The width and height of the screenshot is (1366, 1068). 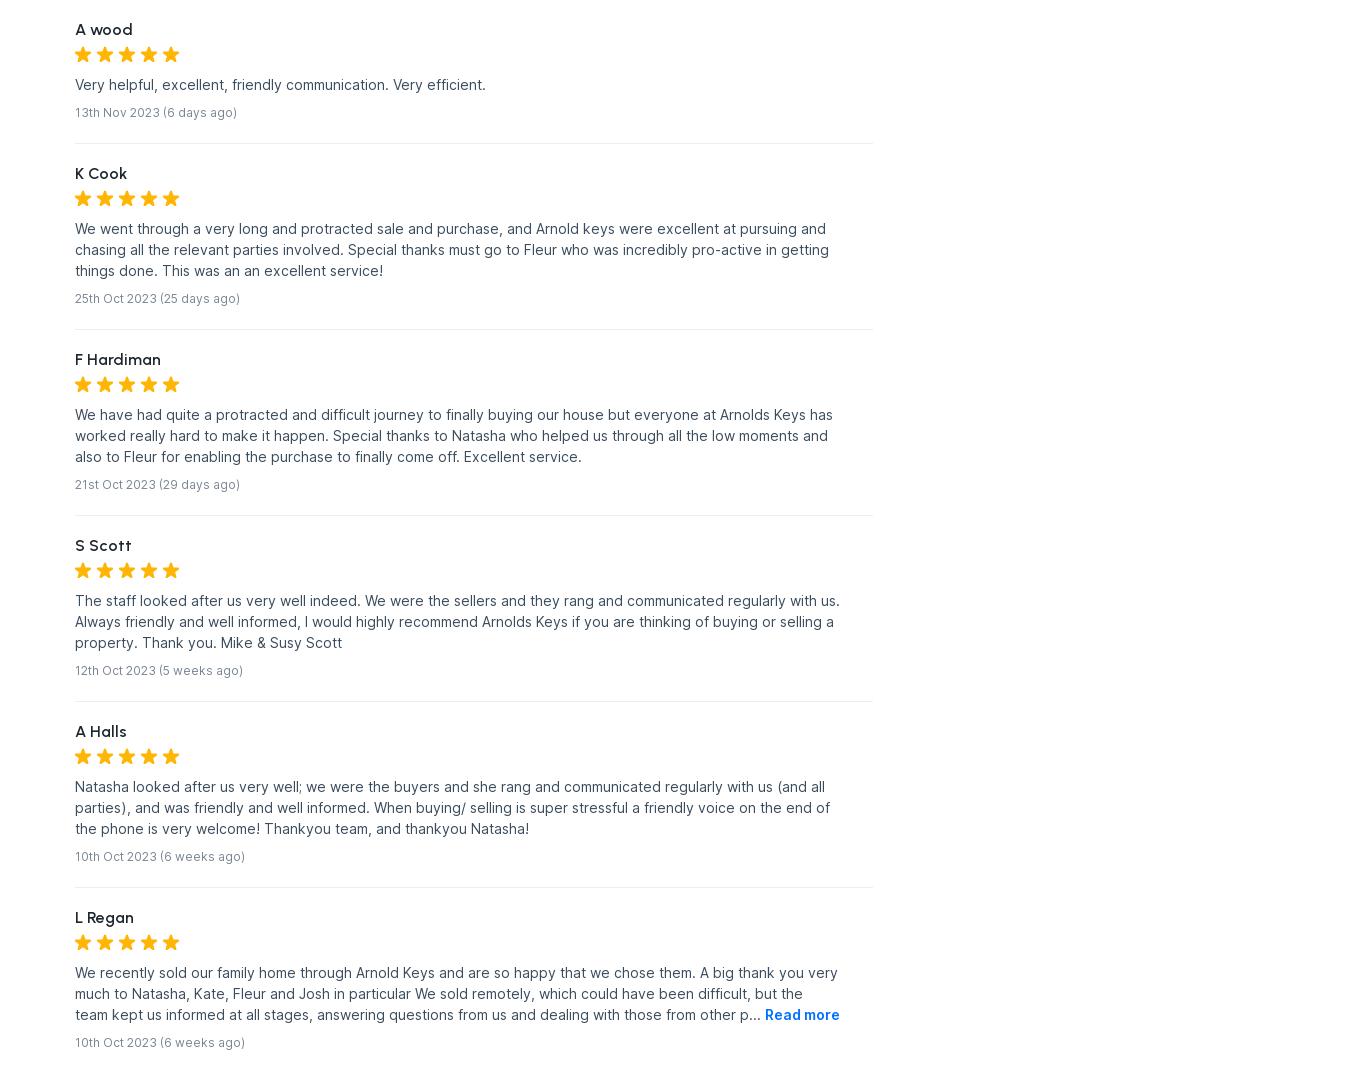 I want to click on 'We recently sold our family home through Arnold Keys and are so happy that we chose them. A big thank you very', so click(x=456, y=972).